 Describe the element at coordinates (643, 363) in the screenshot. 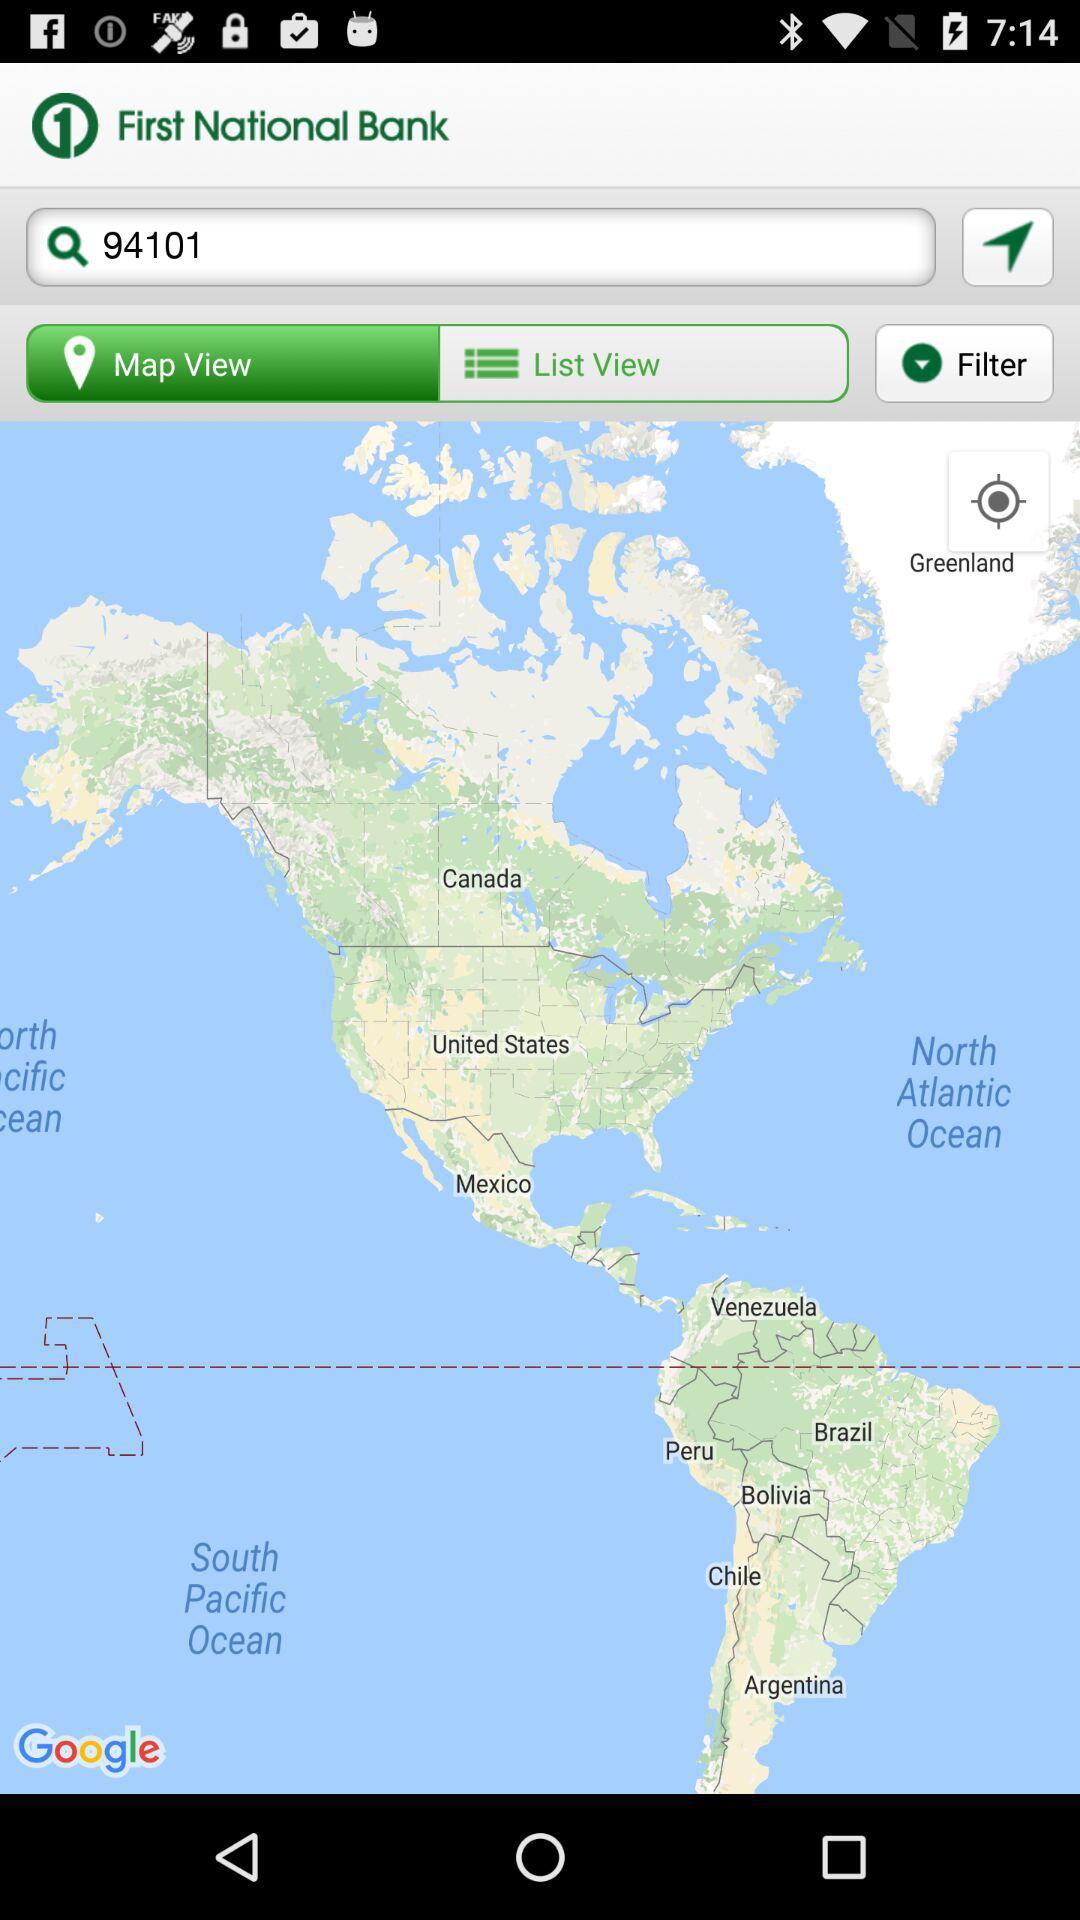

I see `button to the right of map view button` at that location.